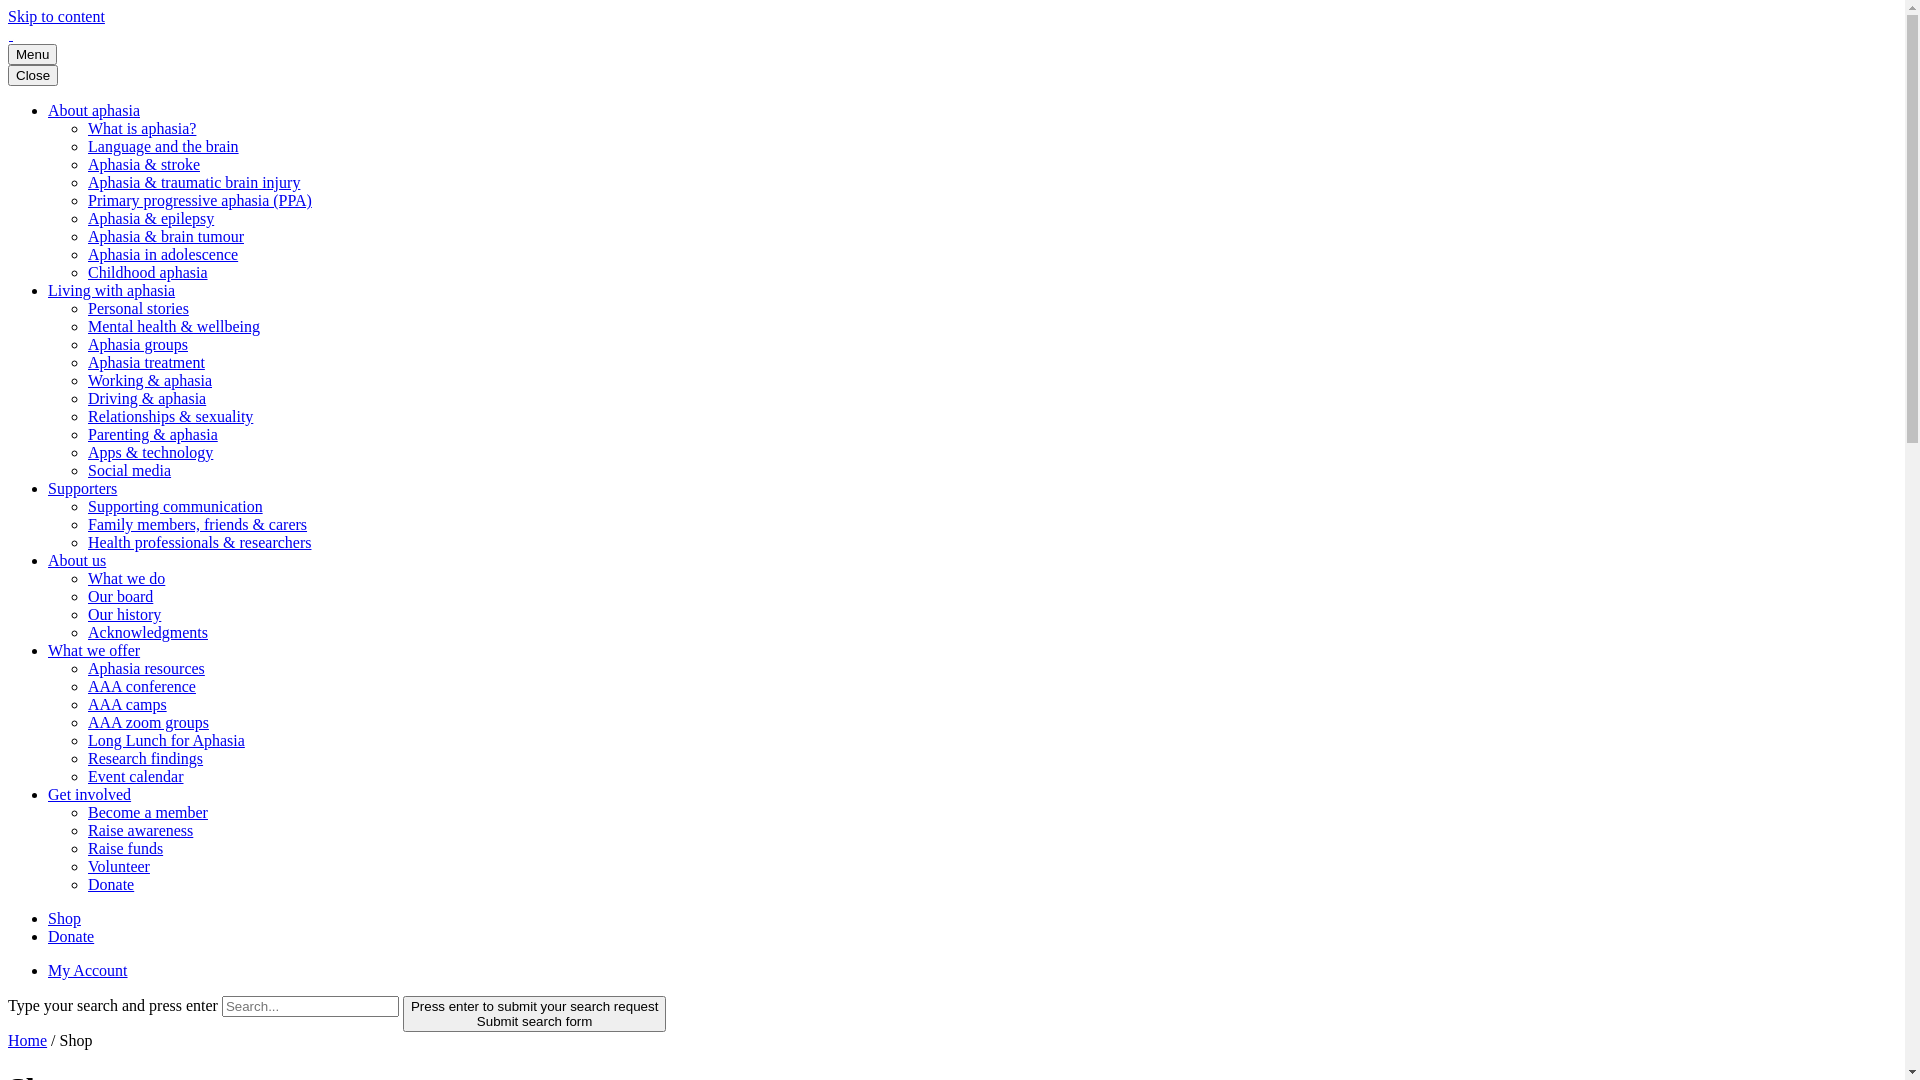  Describe the element at coordinates (139, 830) in the screenshot. I see `'Raise awareness'` at that location.